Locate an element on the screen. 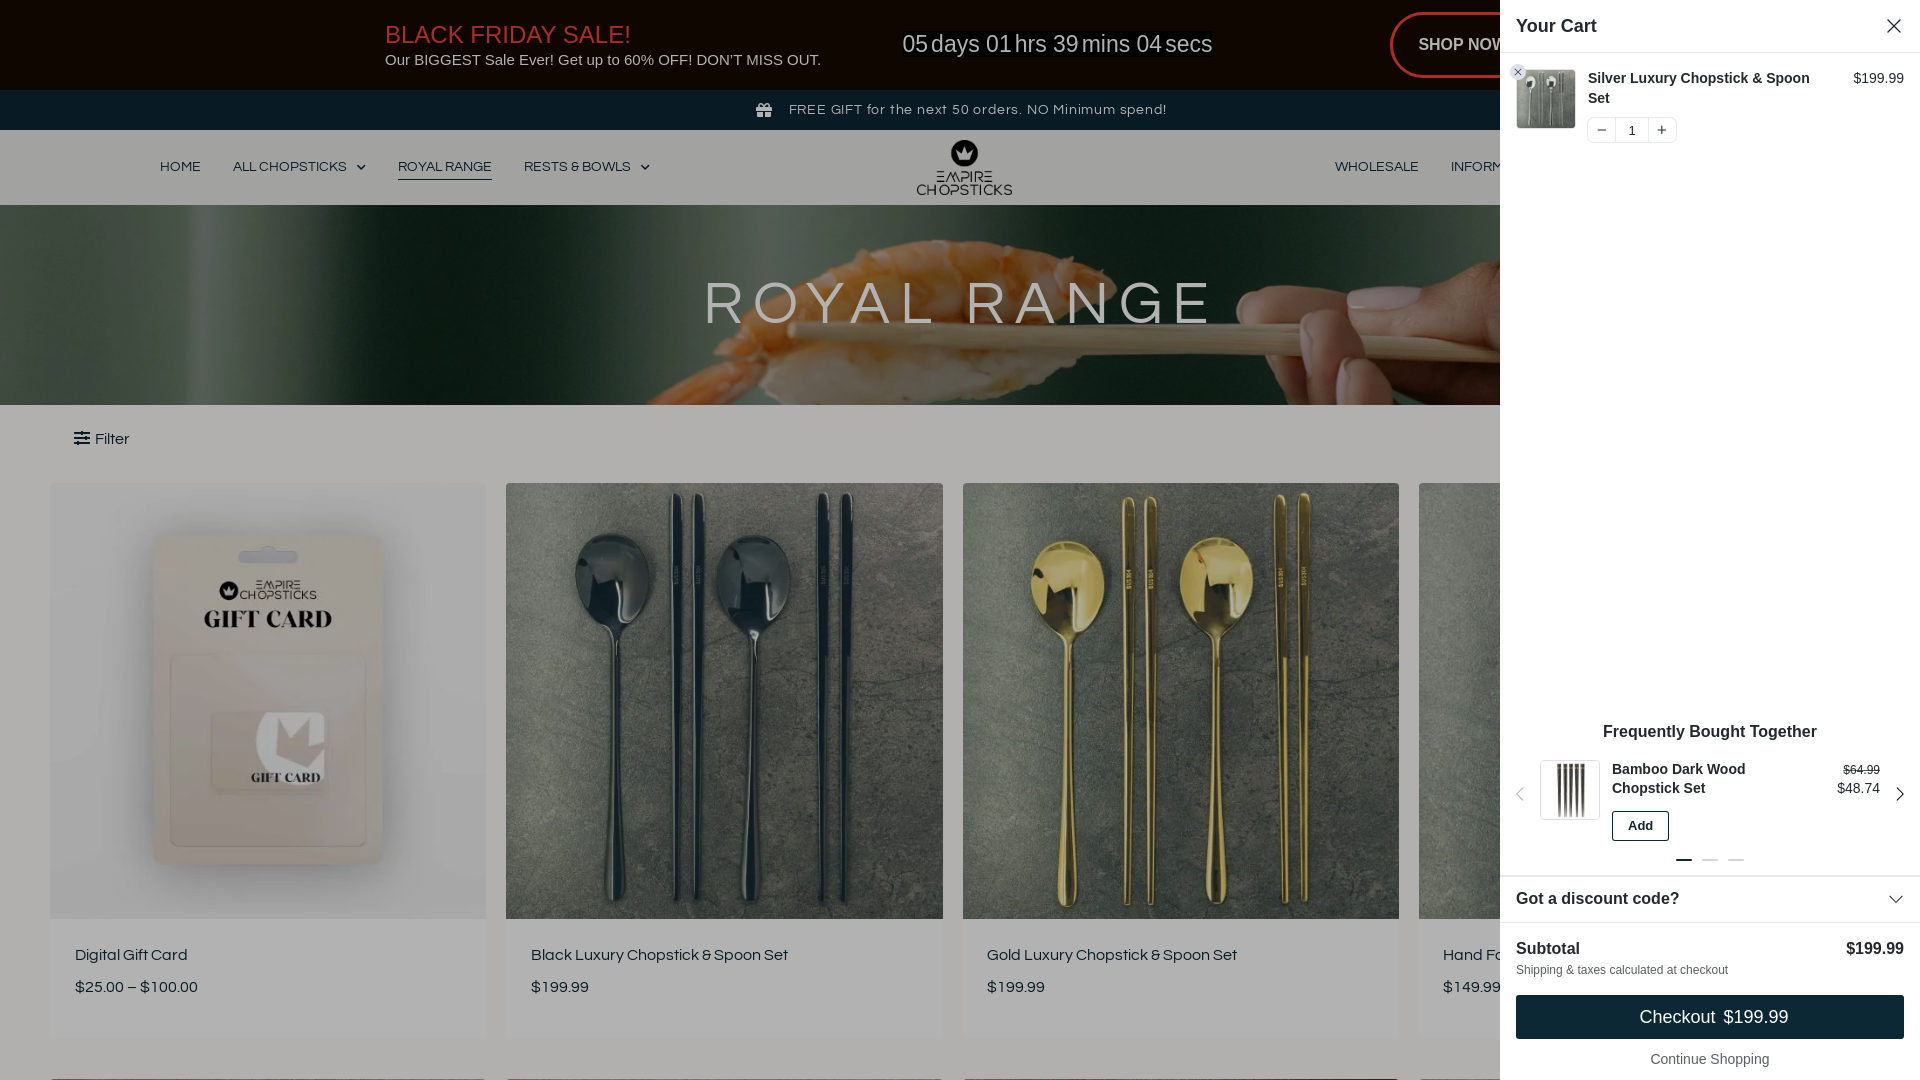  'RESTS & BOWLS' is located at coordinates (585, 166).